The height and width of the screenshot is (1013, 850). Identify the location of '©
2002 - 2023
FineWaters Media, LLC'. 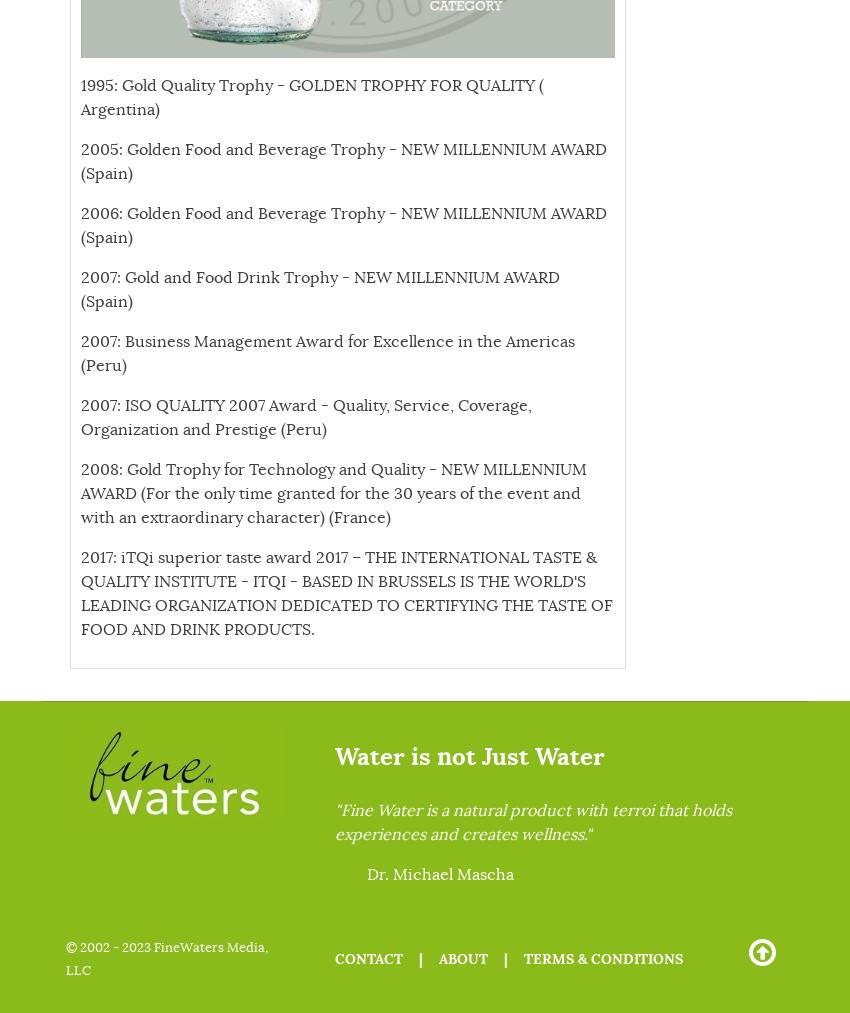
(167, 959).